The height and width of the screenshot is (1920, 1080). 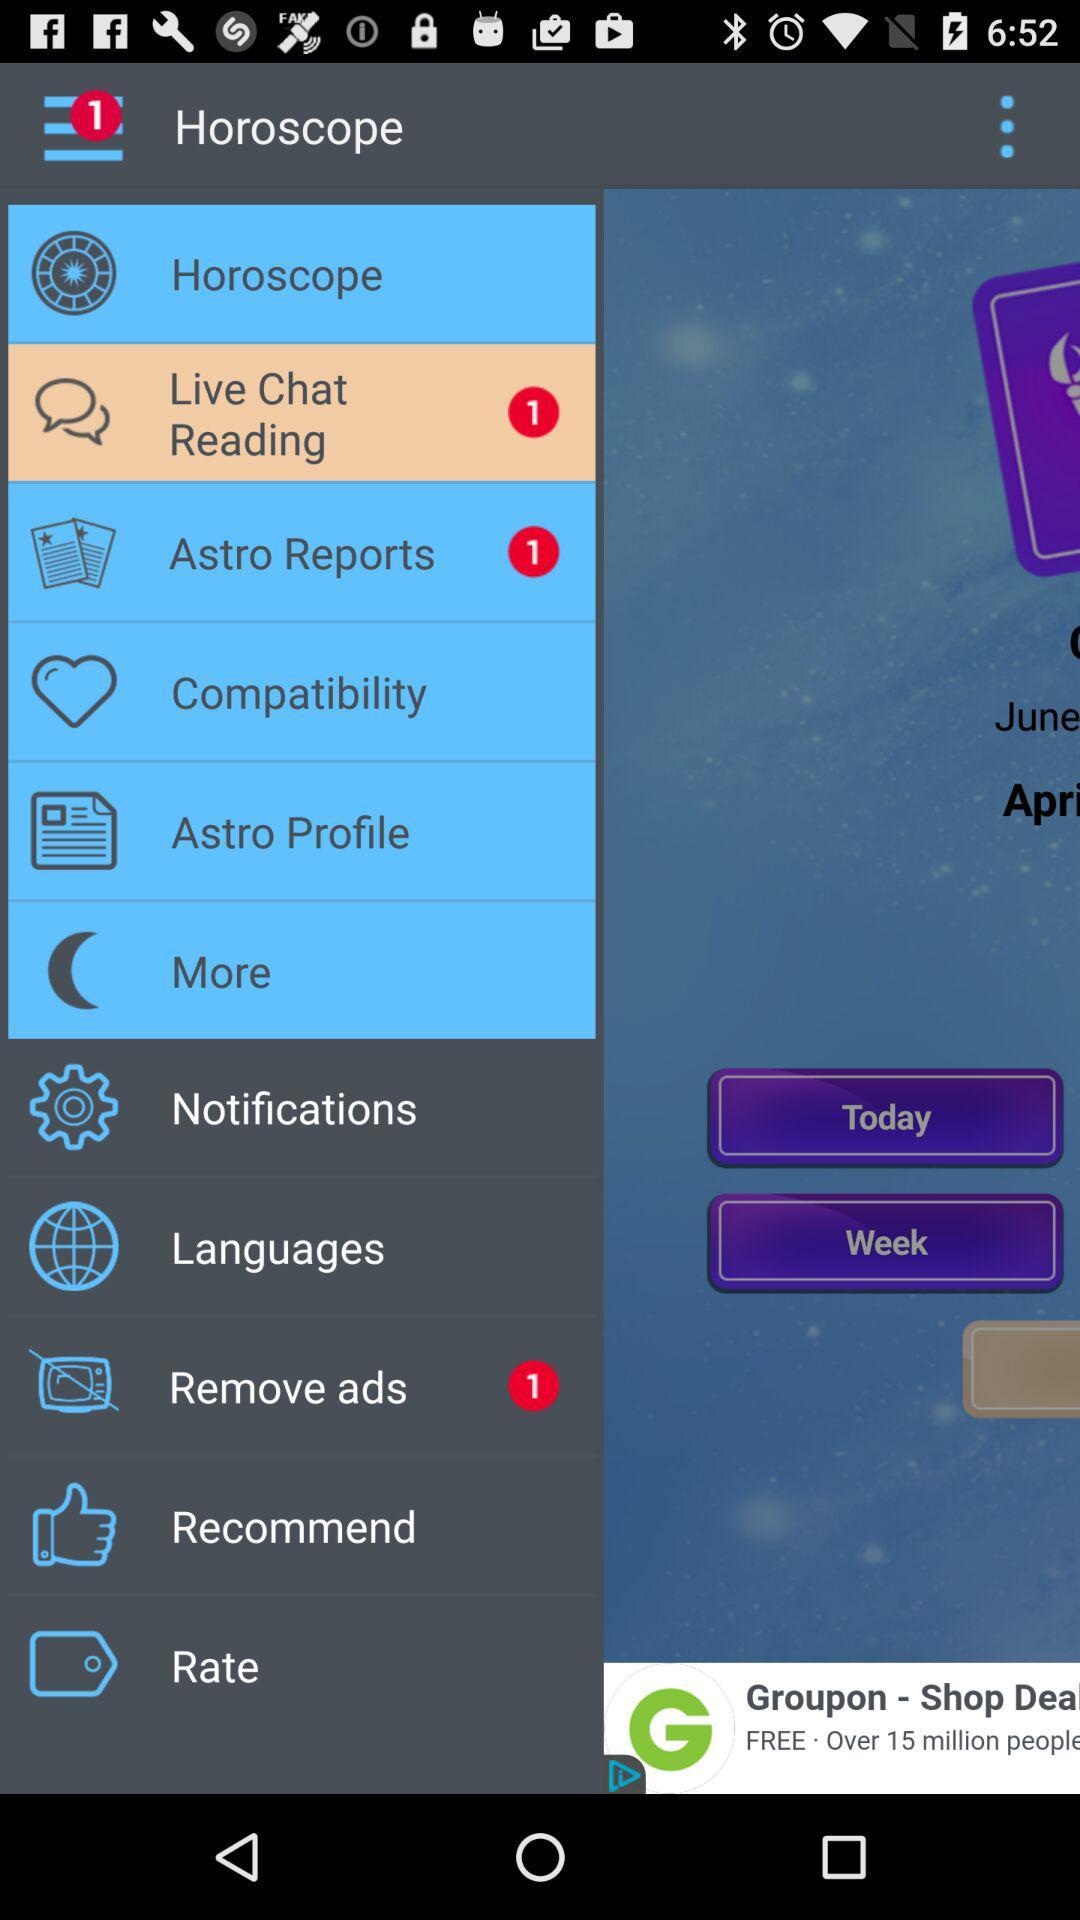 I want to click on horoscope for the week, so click(x=885, y=1240).